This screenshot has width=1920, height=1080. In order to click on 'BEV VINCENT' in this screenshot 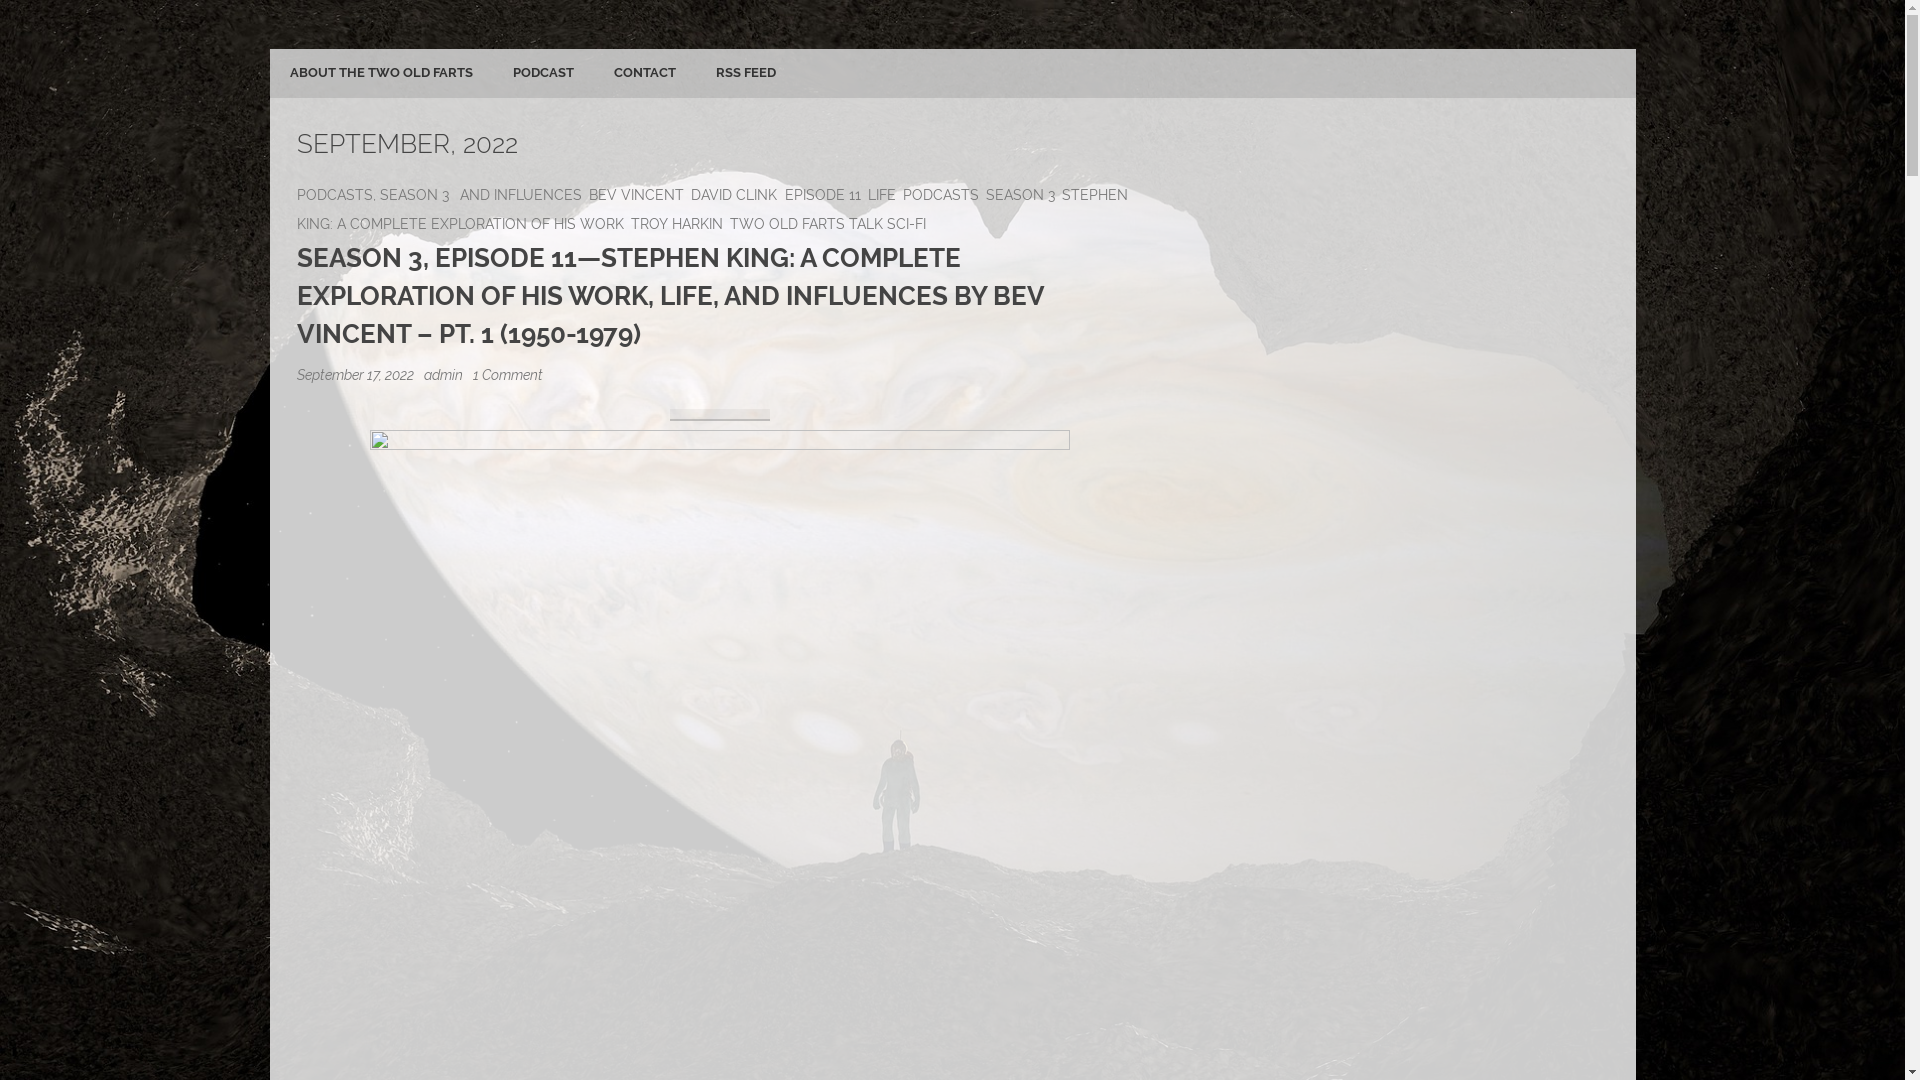, I will do `click(635, 194)`.